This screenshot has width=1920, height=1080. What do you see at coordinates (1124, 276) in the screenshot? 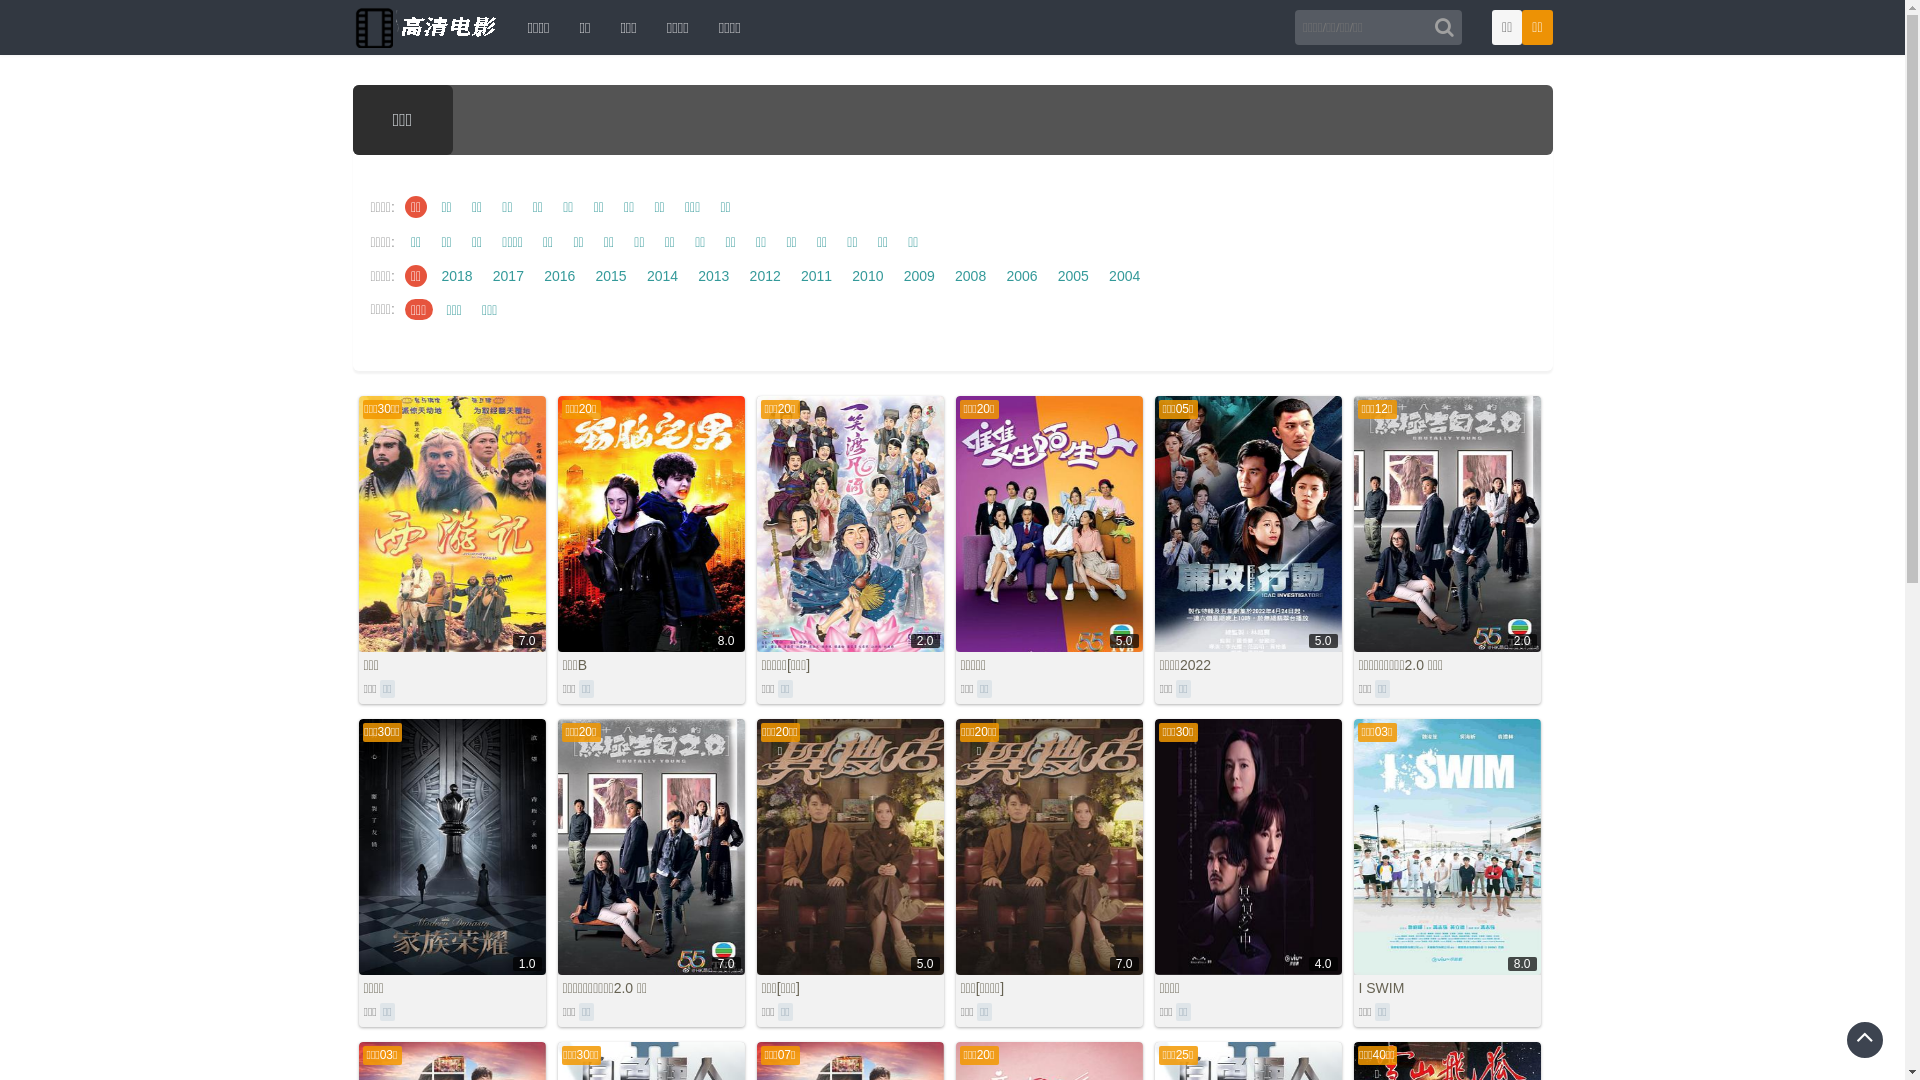
I see `'2004'` at bounding box center [1124, 276].